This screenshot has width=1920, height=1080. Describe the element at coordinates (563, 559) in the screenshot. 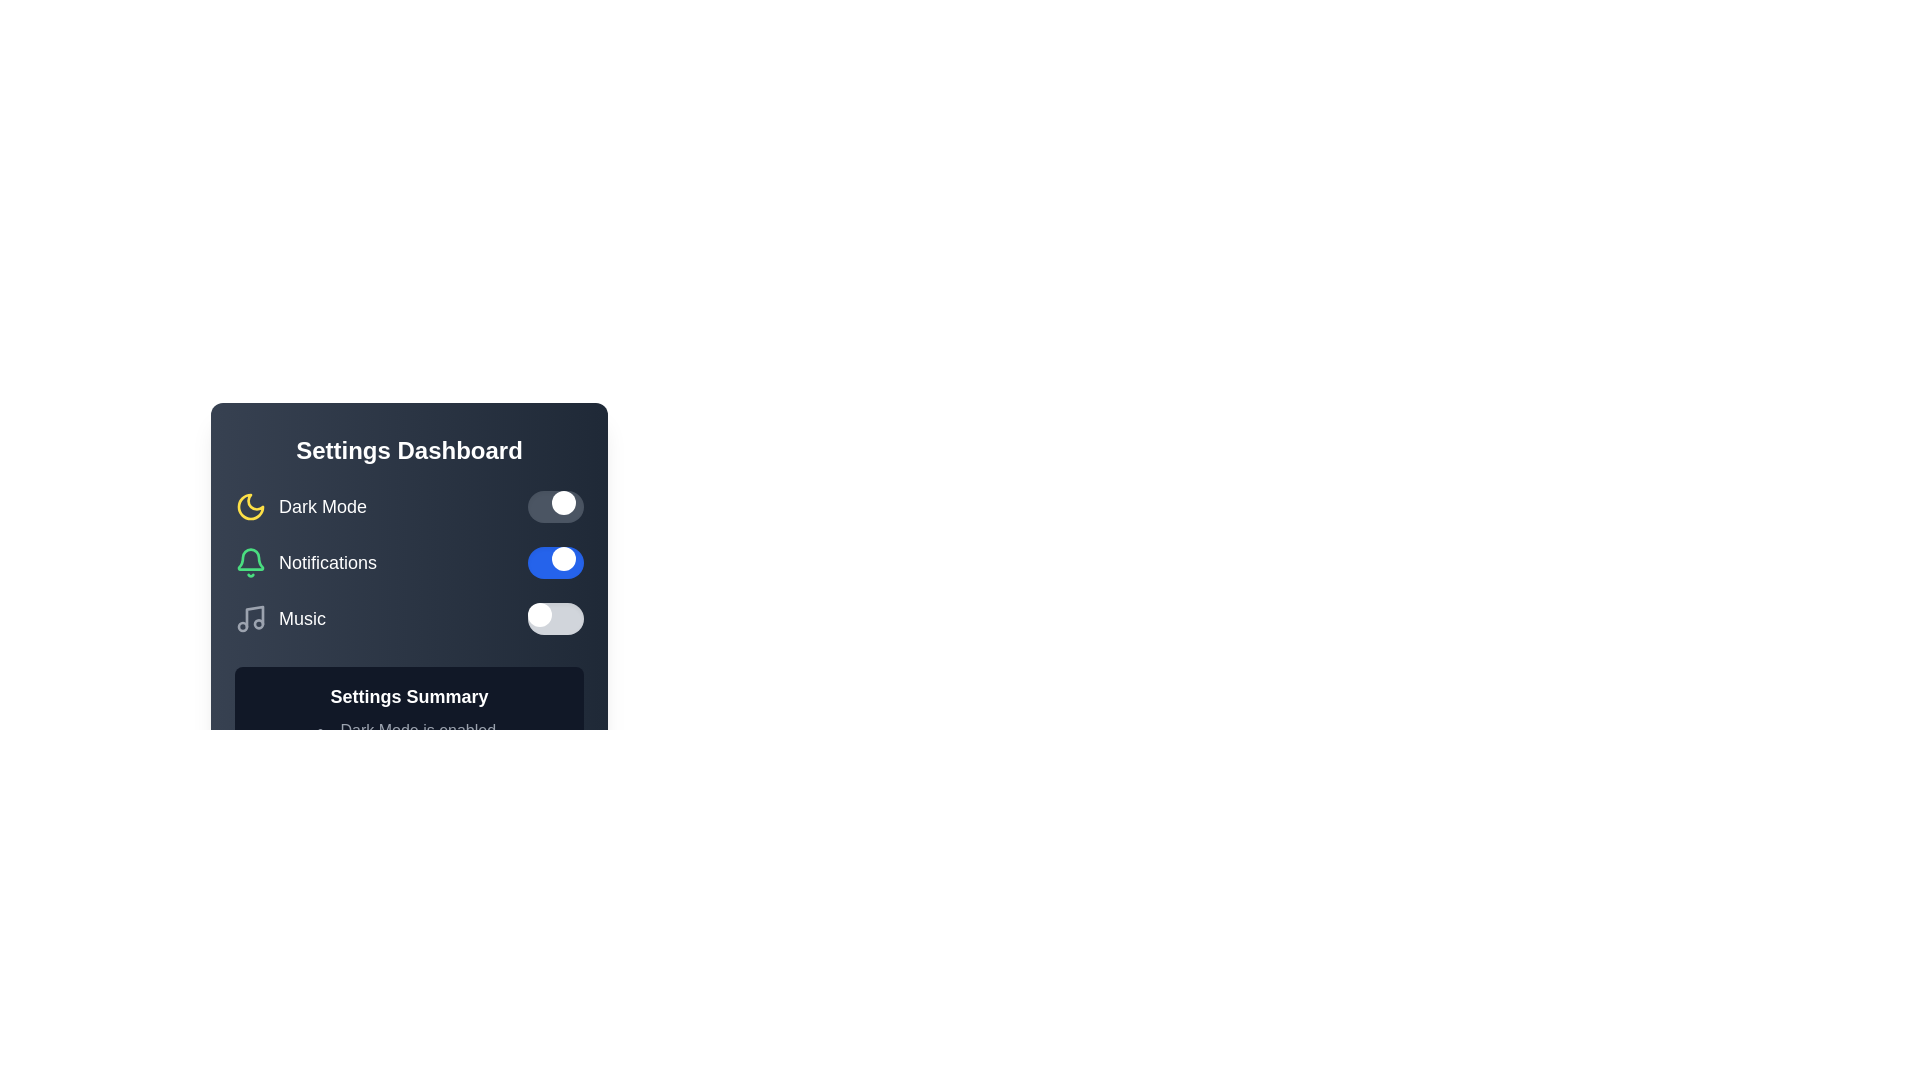

I see `the circular white toggle switch handle located at the right end of the 'Notifications' toggle in the 'Settings Dashboard'` at that location.